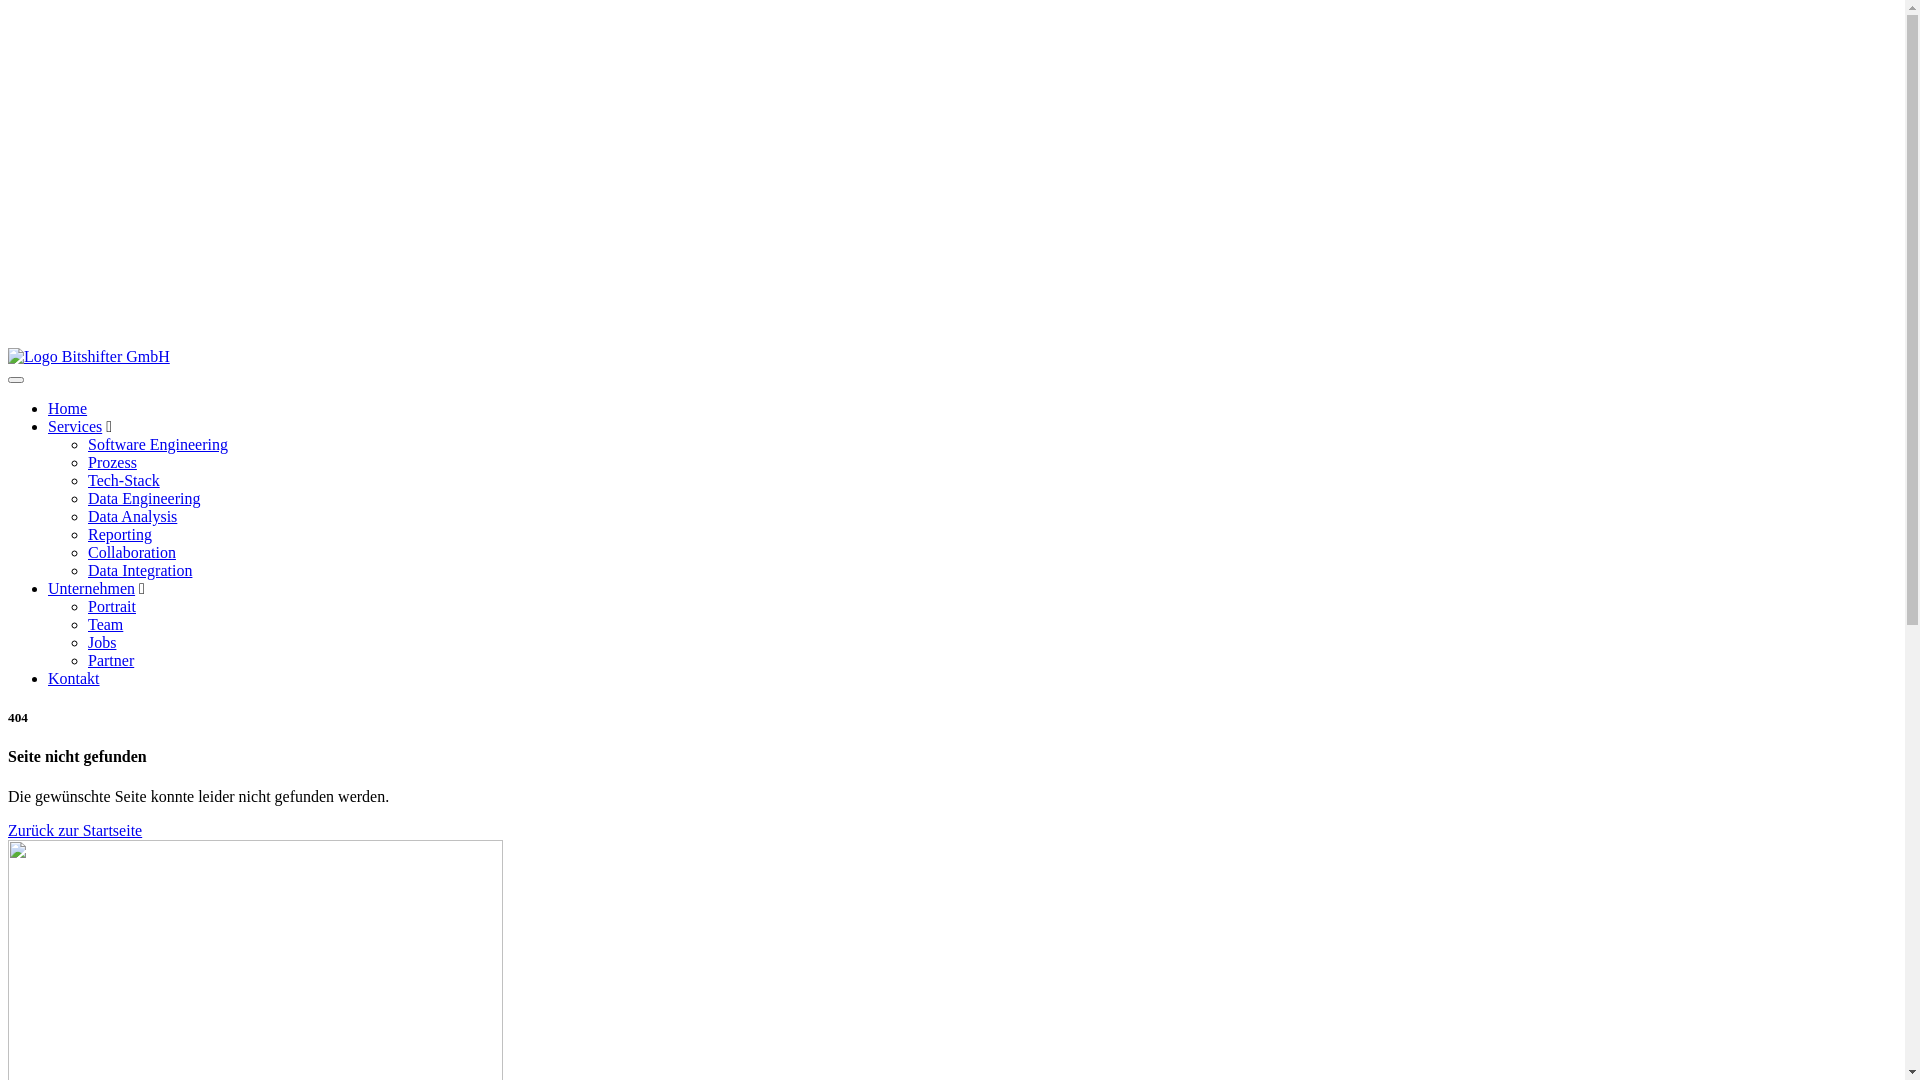 The image size is (1920, 1080). Describe the element at coordinates (138, 570) in the screenshot. I see `'Data Integration'` at that location.